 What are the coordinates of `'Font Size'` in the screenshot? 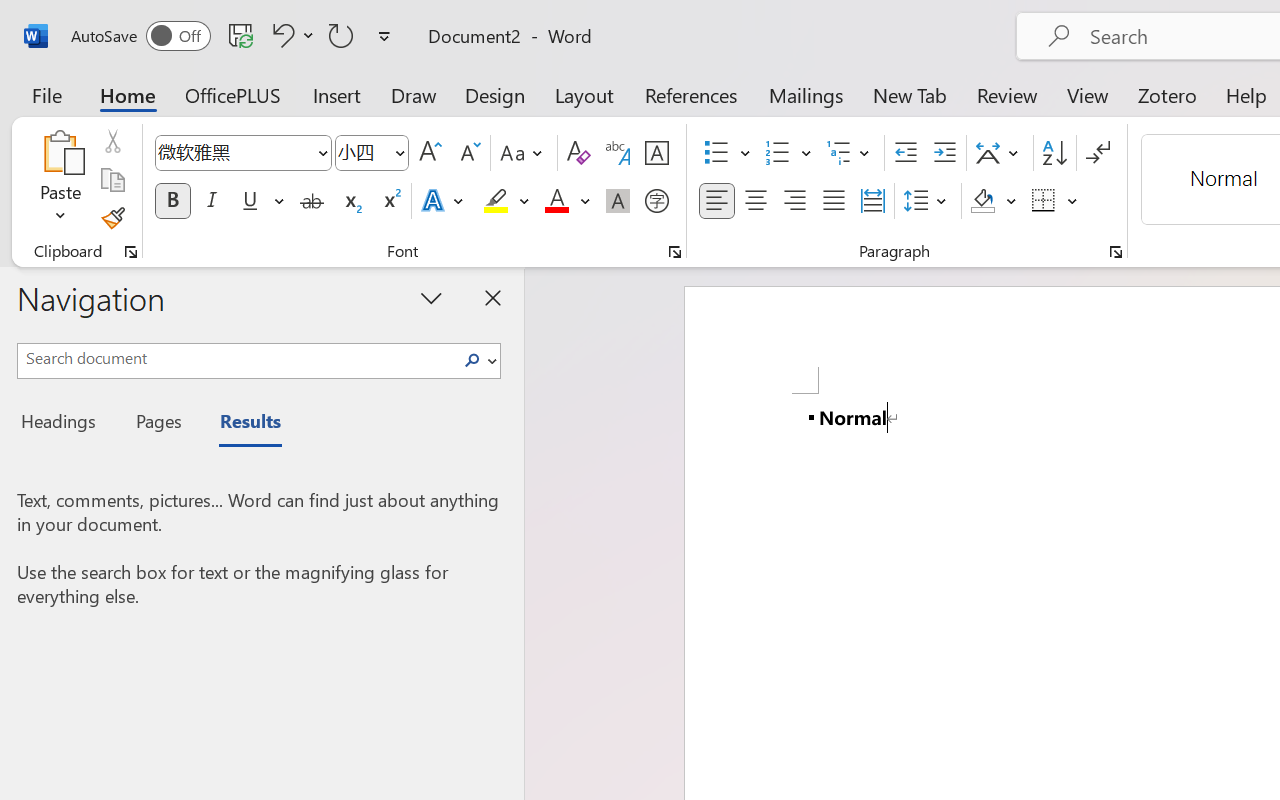 It's located at (362, 152).